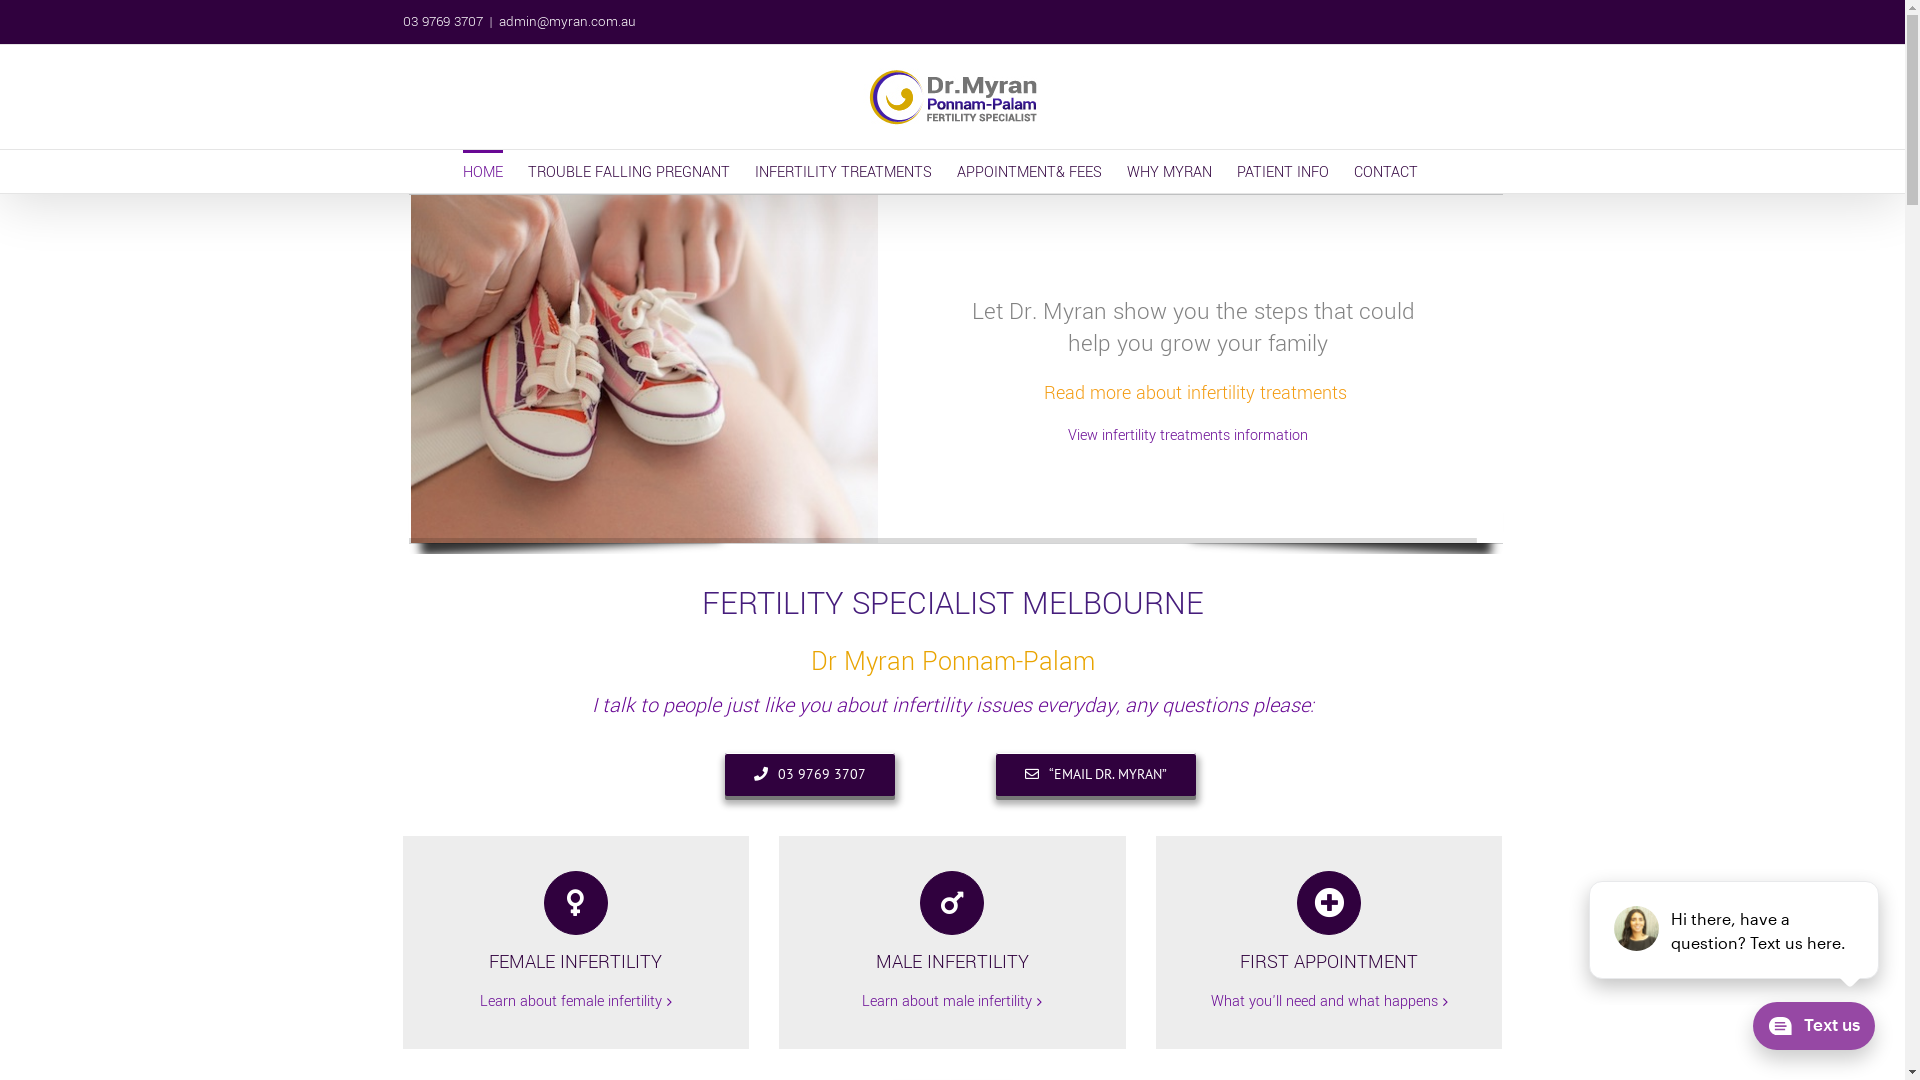  What do you see at coordinates (945, 1002) in the screenshot?
I see `'Learn about male infertility'` at bounding box center [945, 1002].